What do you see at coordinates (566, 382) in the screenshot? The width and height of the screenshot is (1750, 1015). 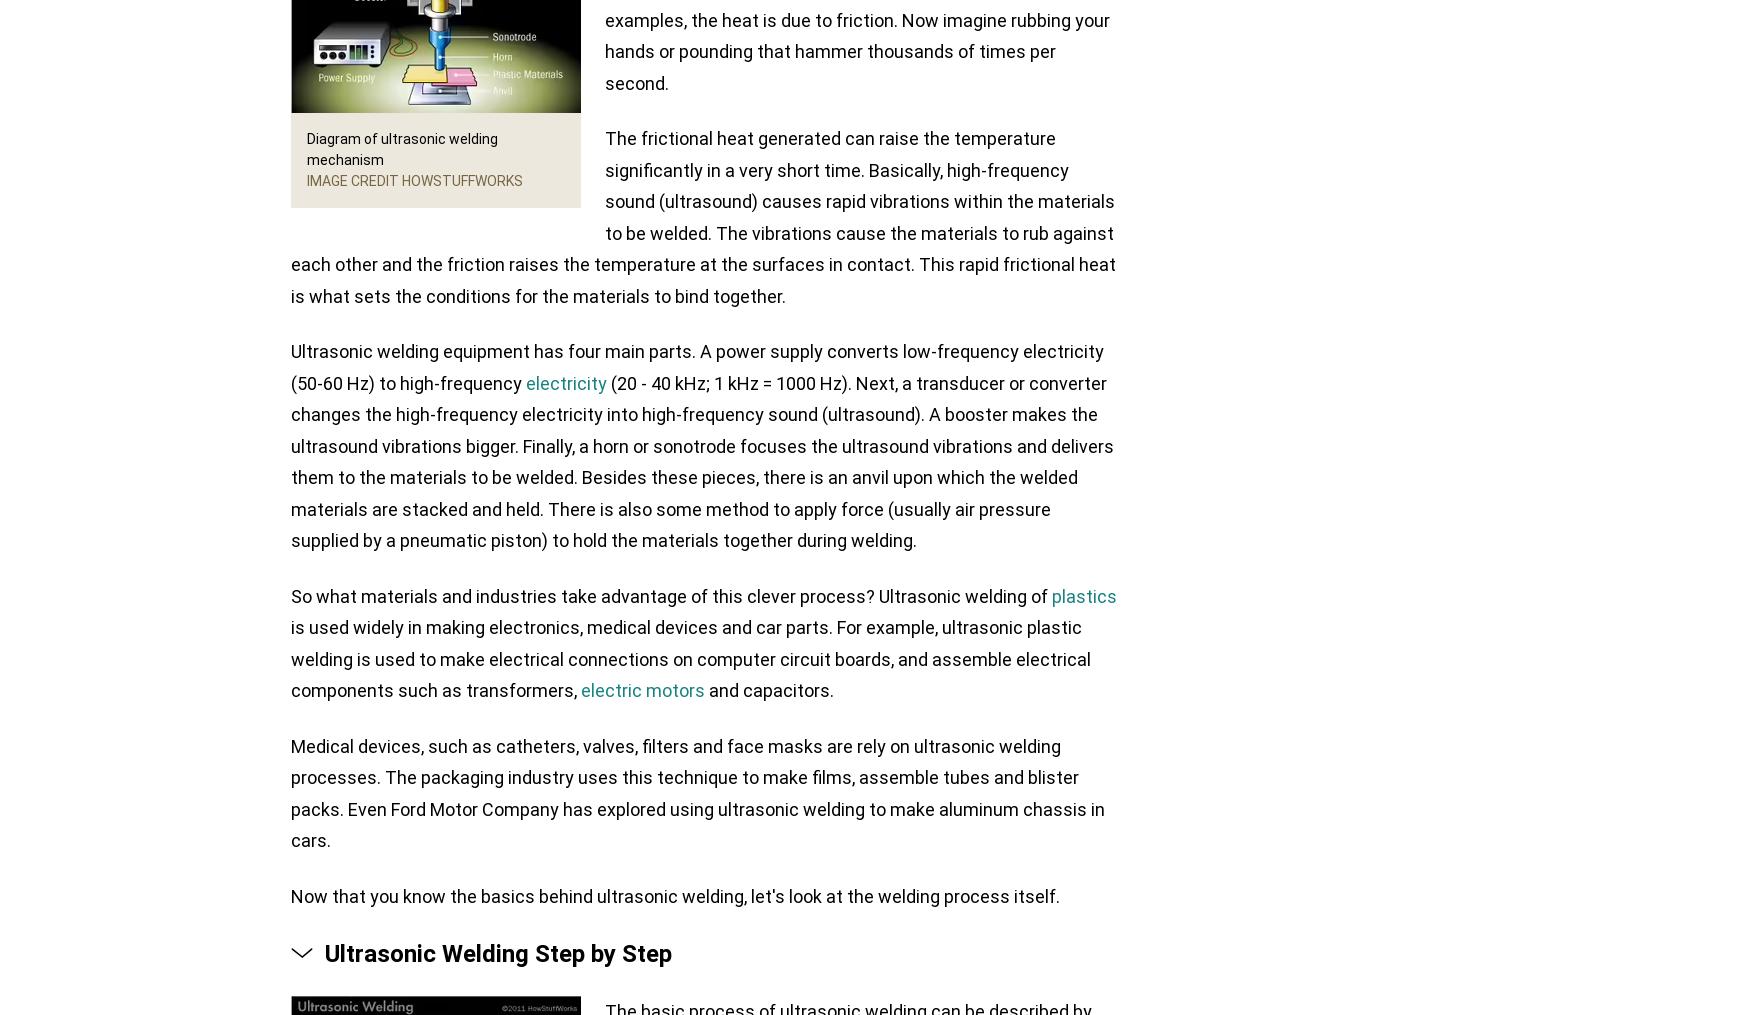 I see `'electricity'` at bounding box center [566, 382].